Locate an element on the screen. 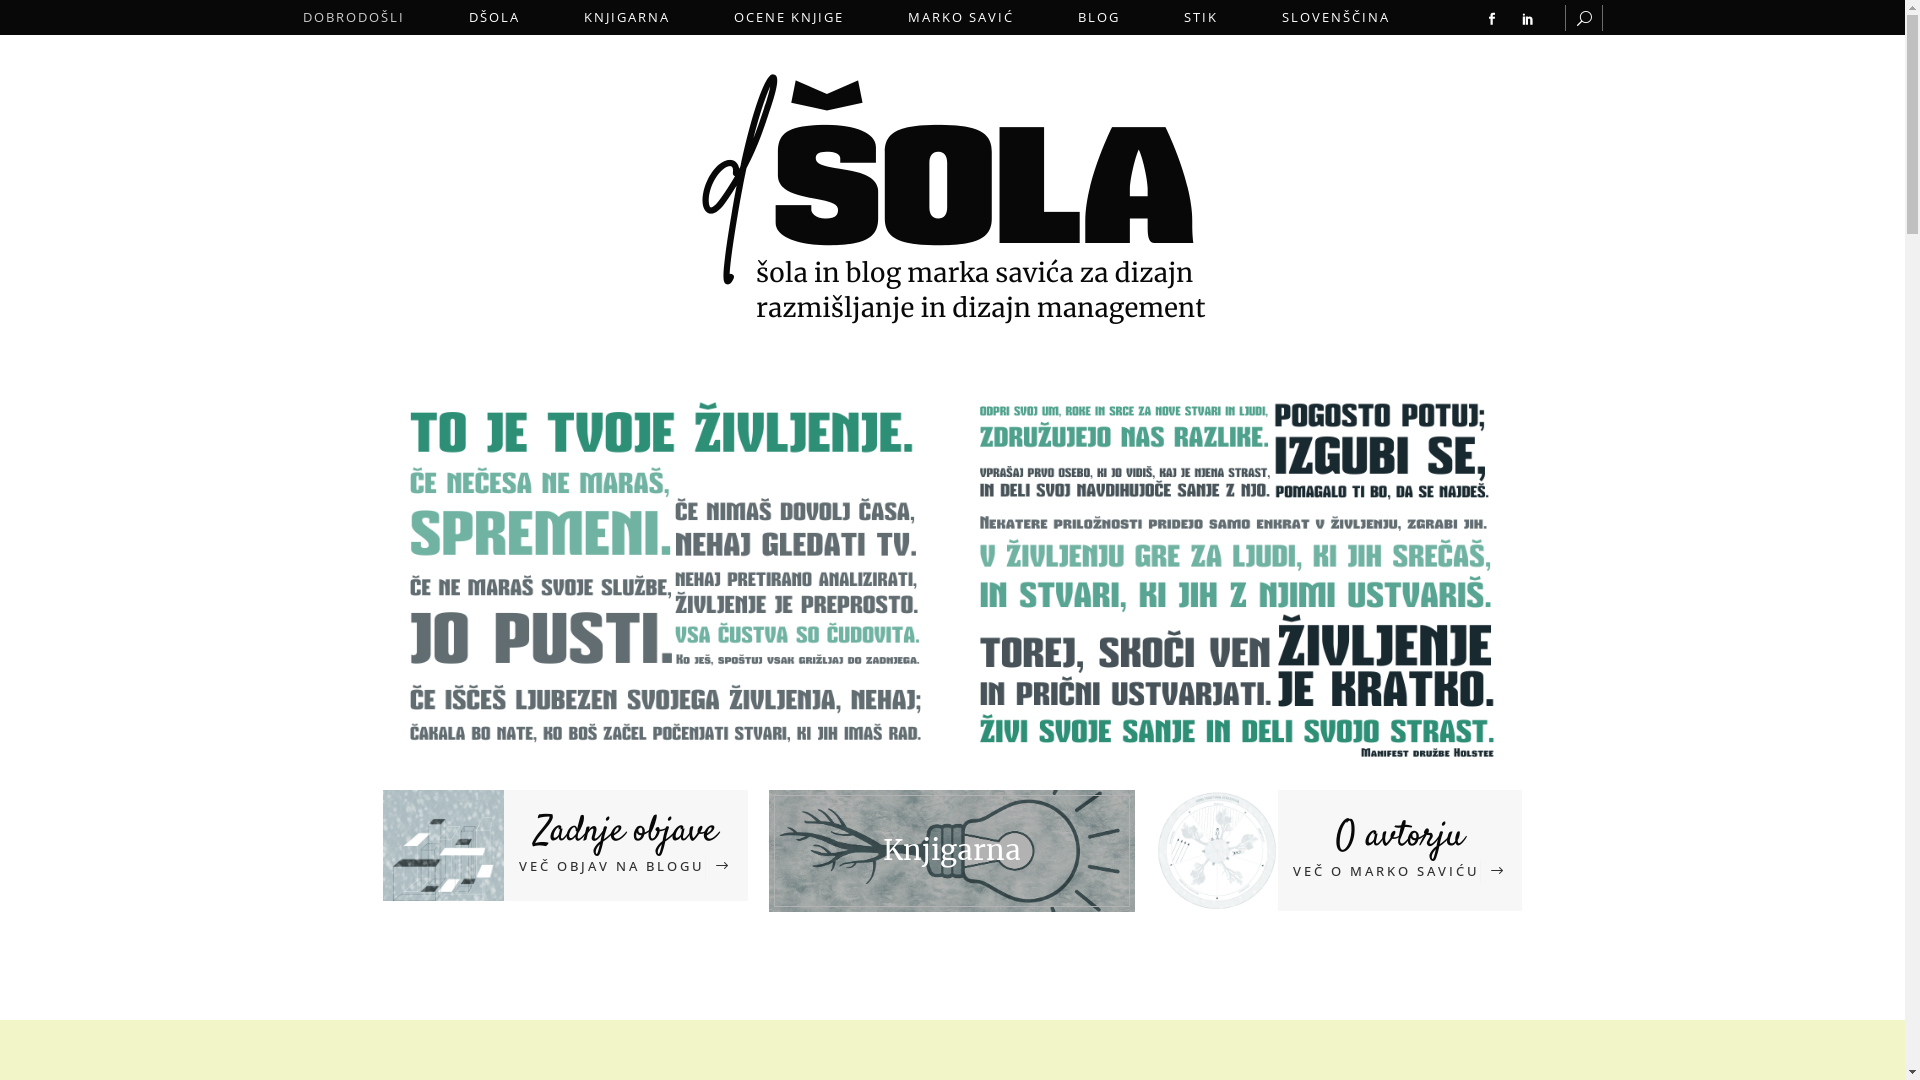 This screenshot has width=1920, height=1080. 'KNJIGARNA' is located at coordinates (626, 17).